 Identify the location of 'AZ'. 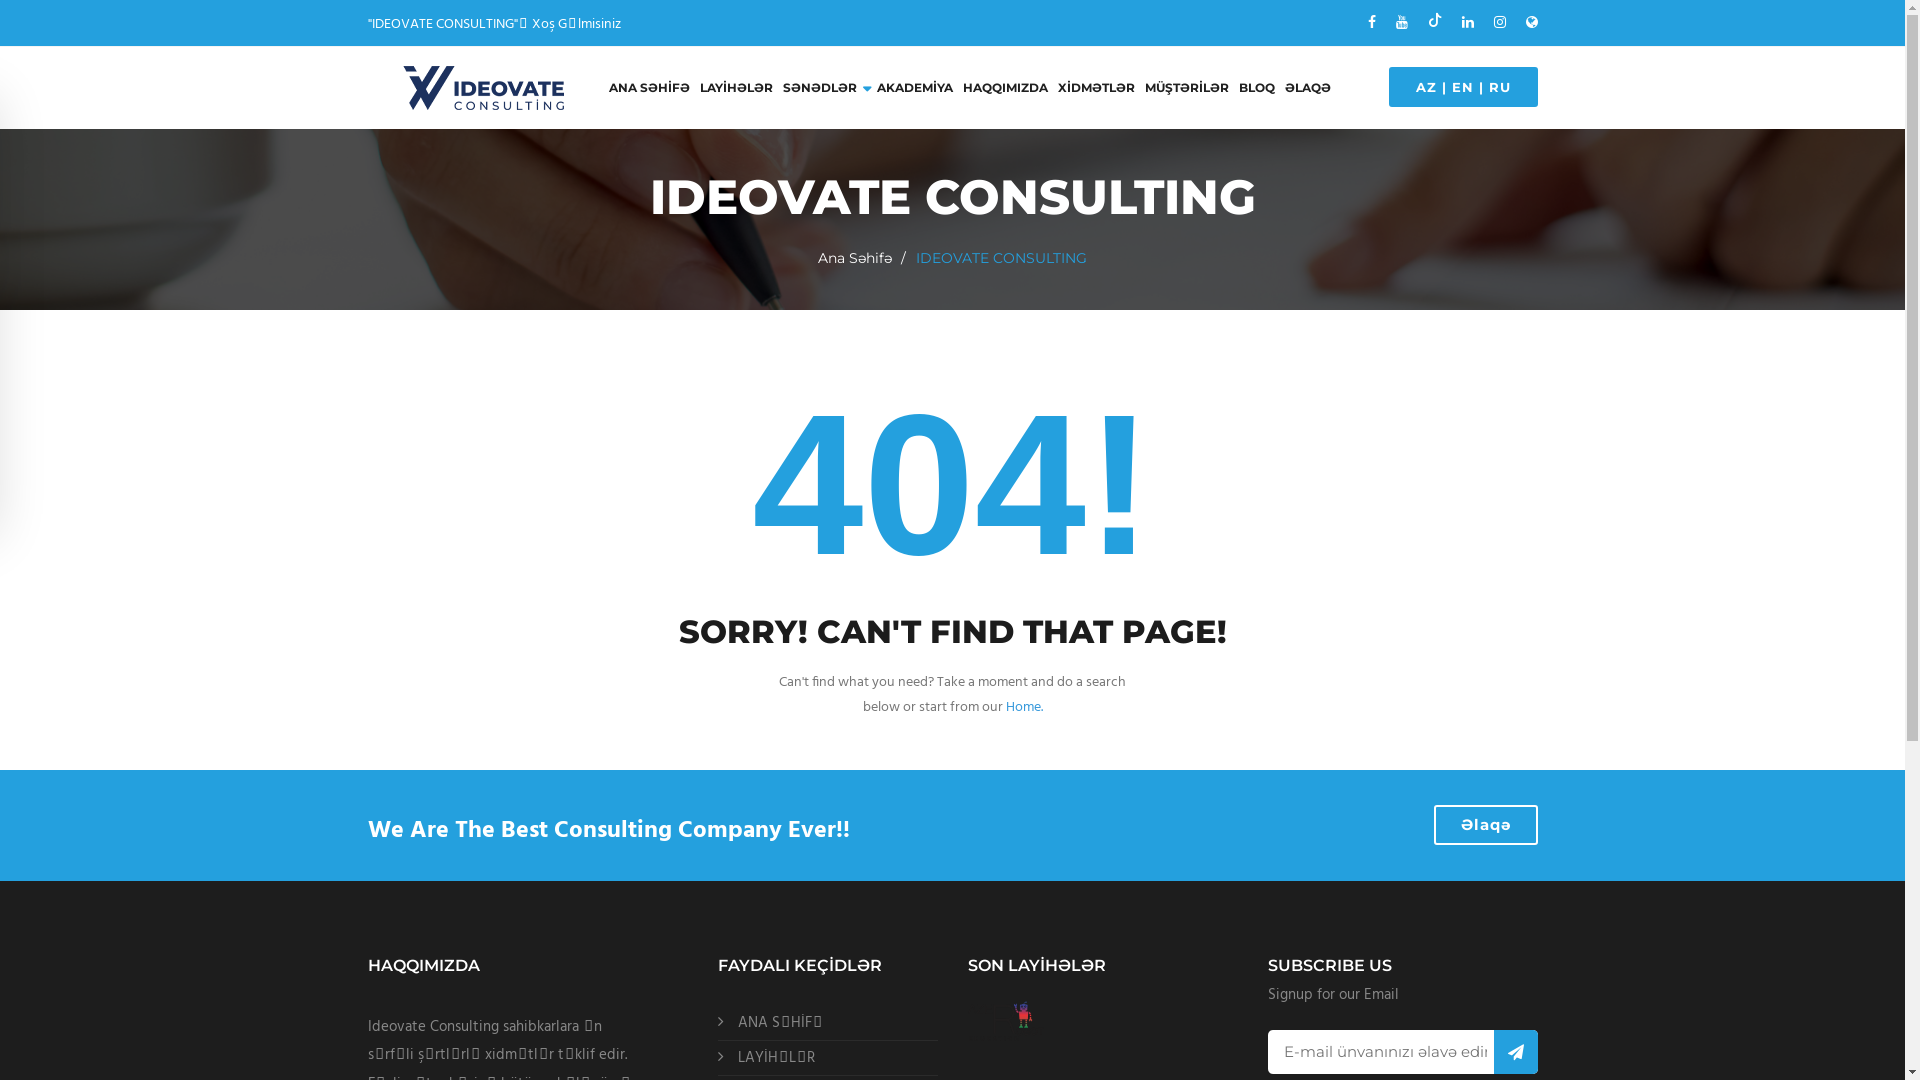
(1425, 86).